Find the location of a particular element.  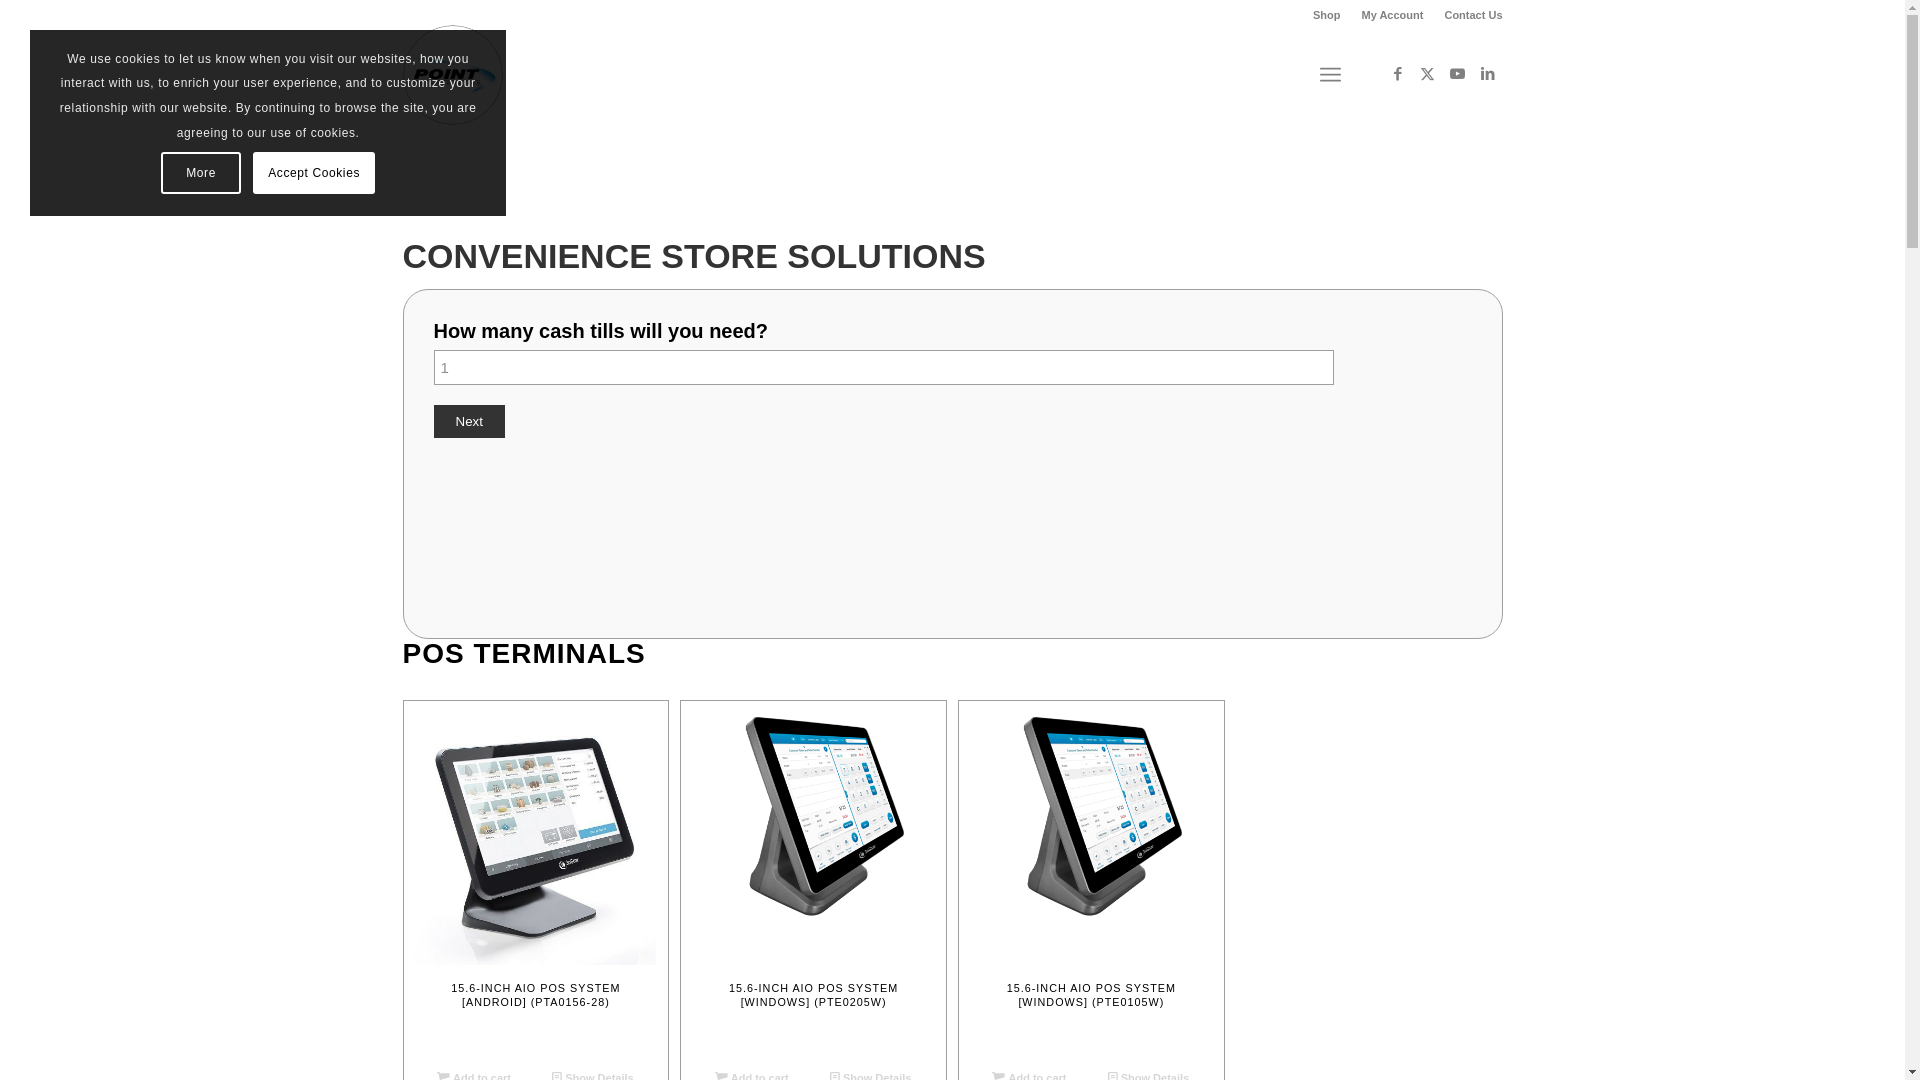

'My Account' is located at coordinates (1391, 15).